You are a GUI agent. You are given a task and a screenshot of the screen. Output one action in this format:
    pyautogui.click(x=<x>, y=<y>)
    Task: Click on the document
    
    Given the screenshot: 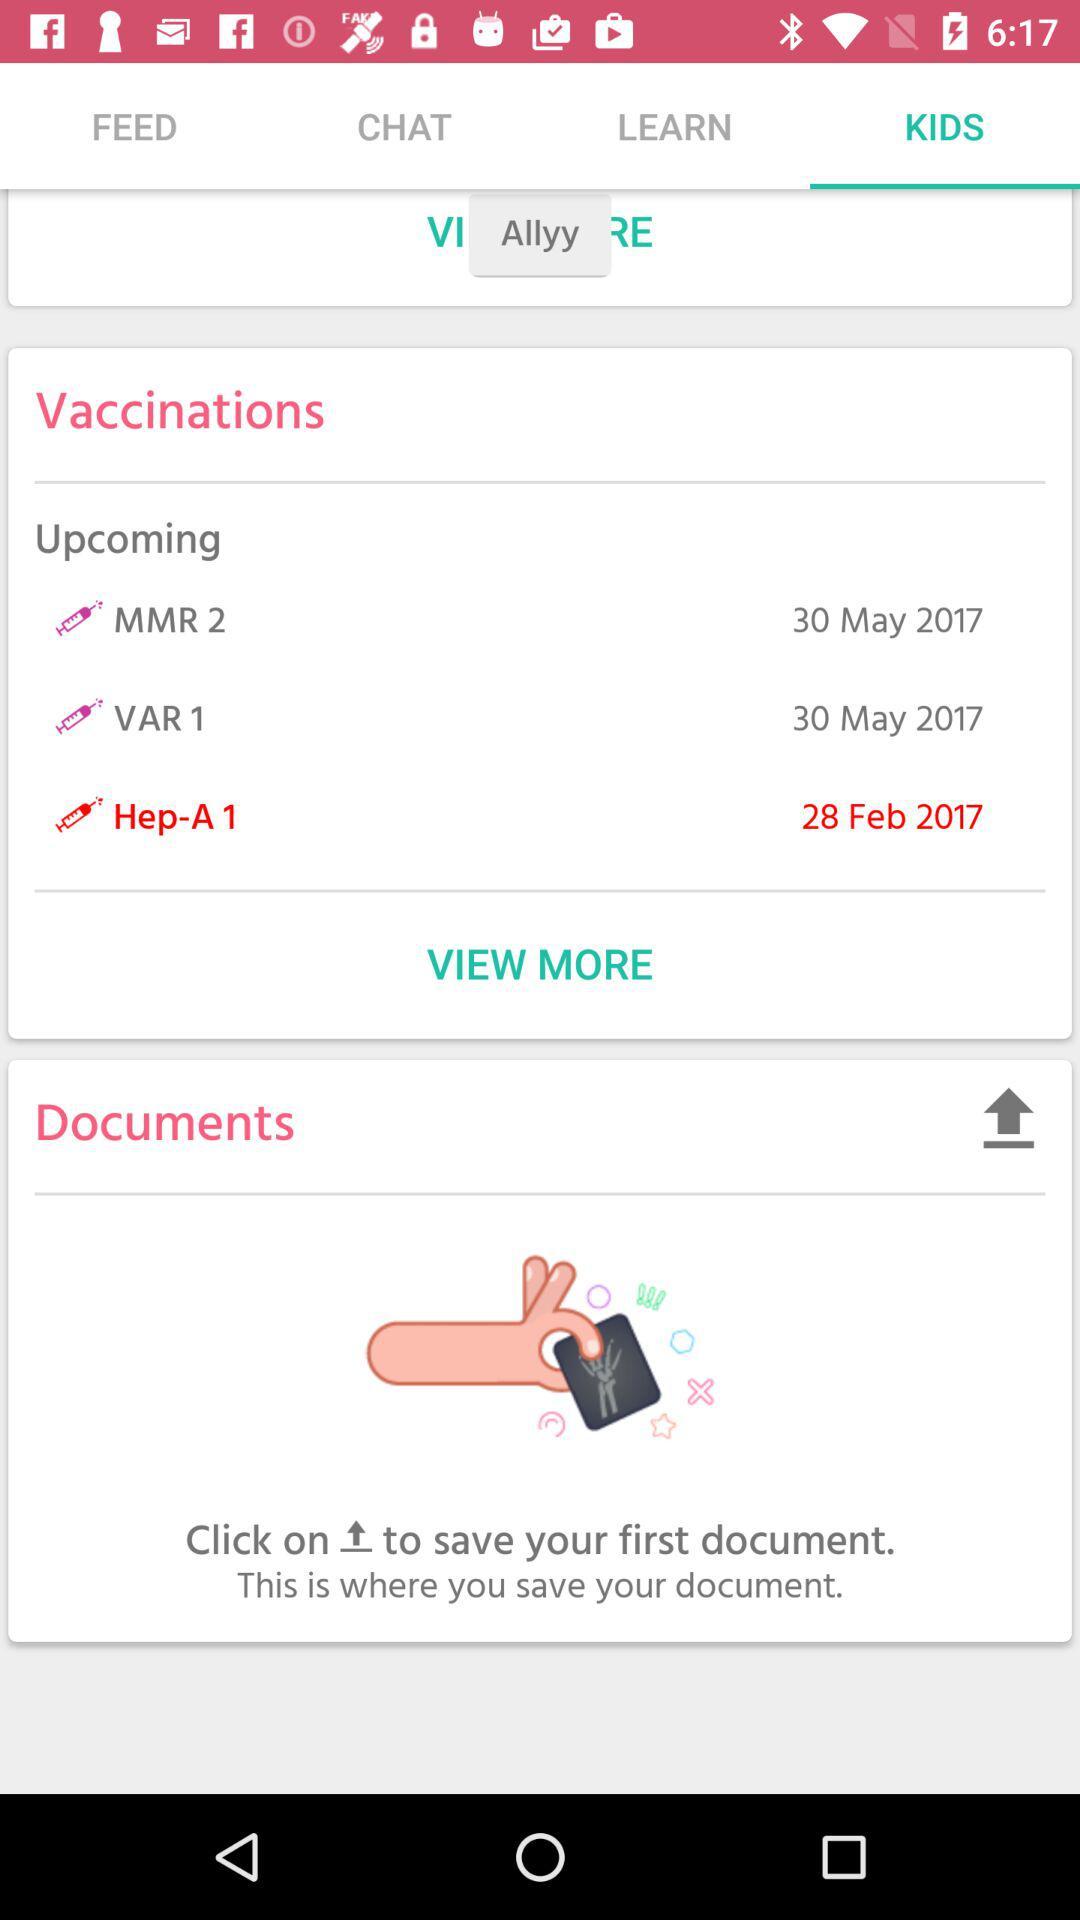 What is the action you would take?
    pyautogui.click(x=1008, y=1116)
    